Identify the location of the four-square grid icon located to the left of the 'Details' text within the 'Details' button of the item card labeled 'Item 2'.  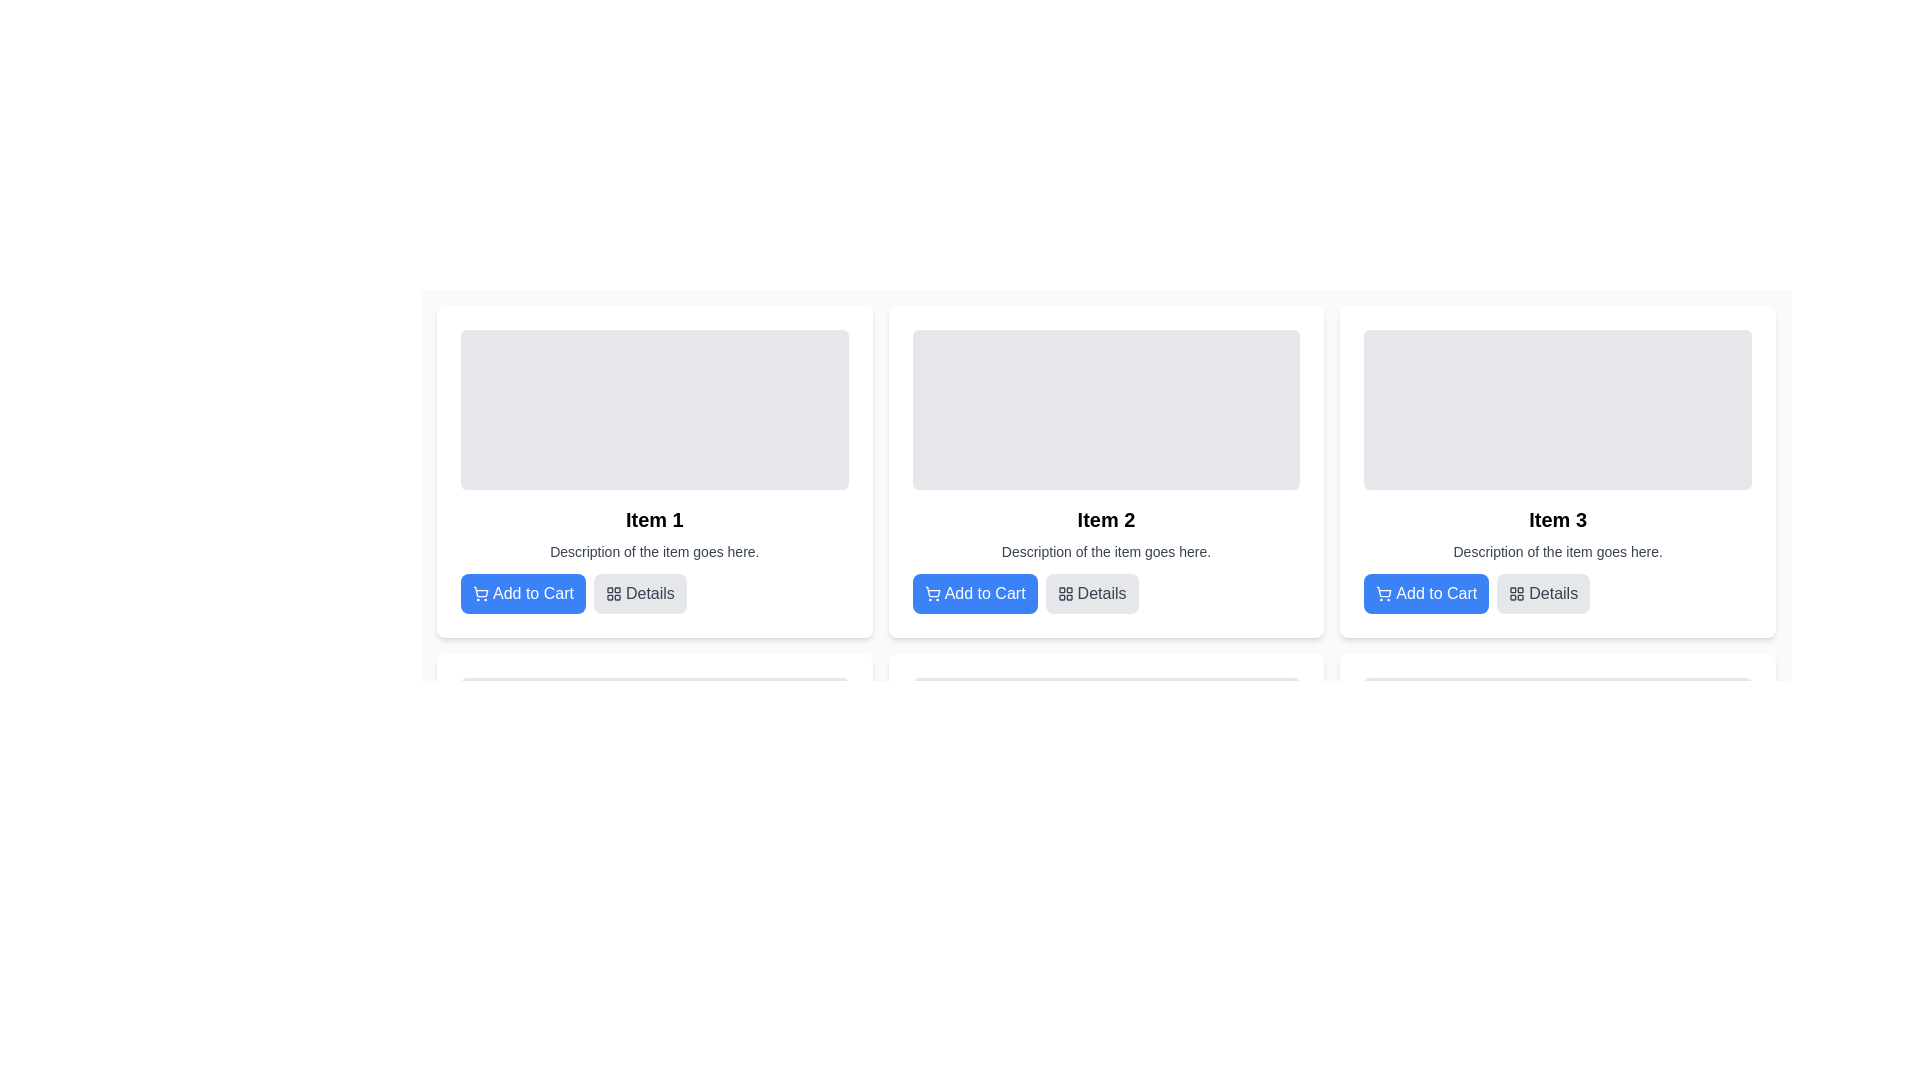
(1064, 593).